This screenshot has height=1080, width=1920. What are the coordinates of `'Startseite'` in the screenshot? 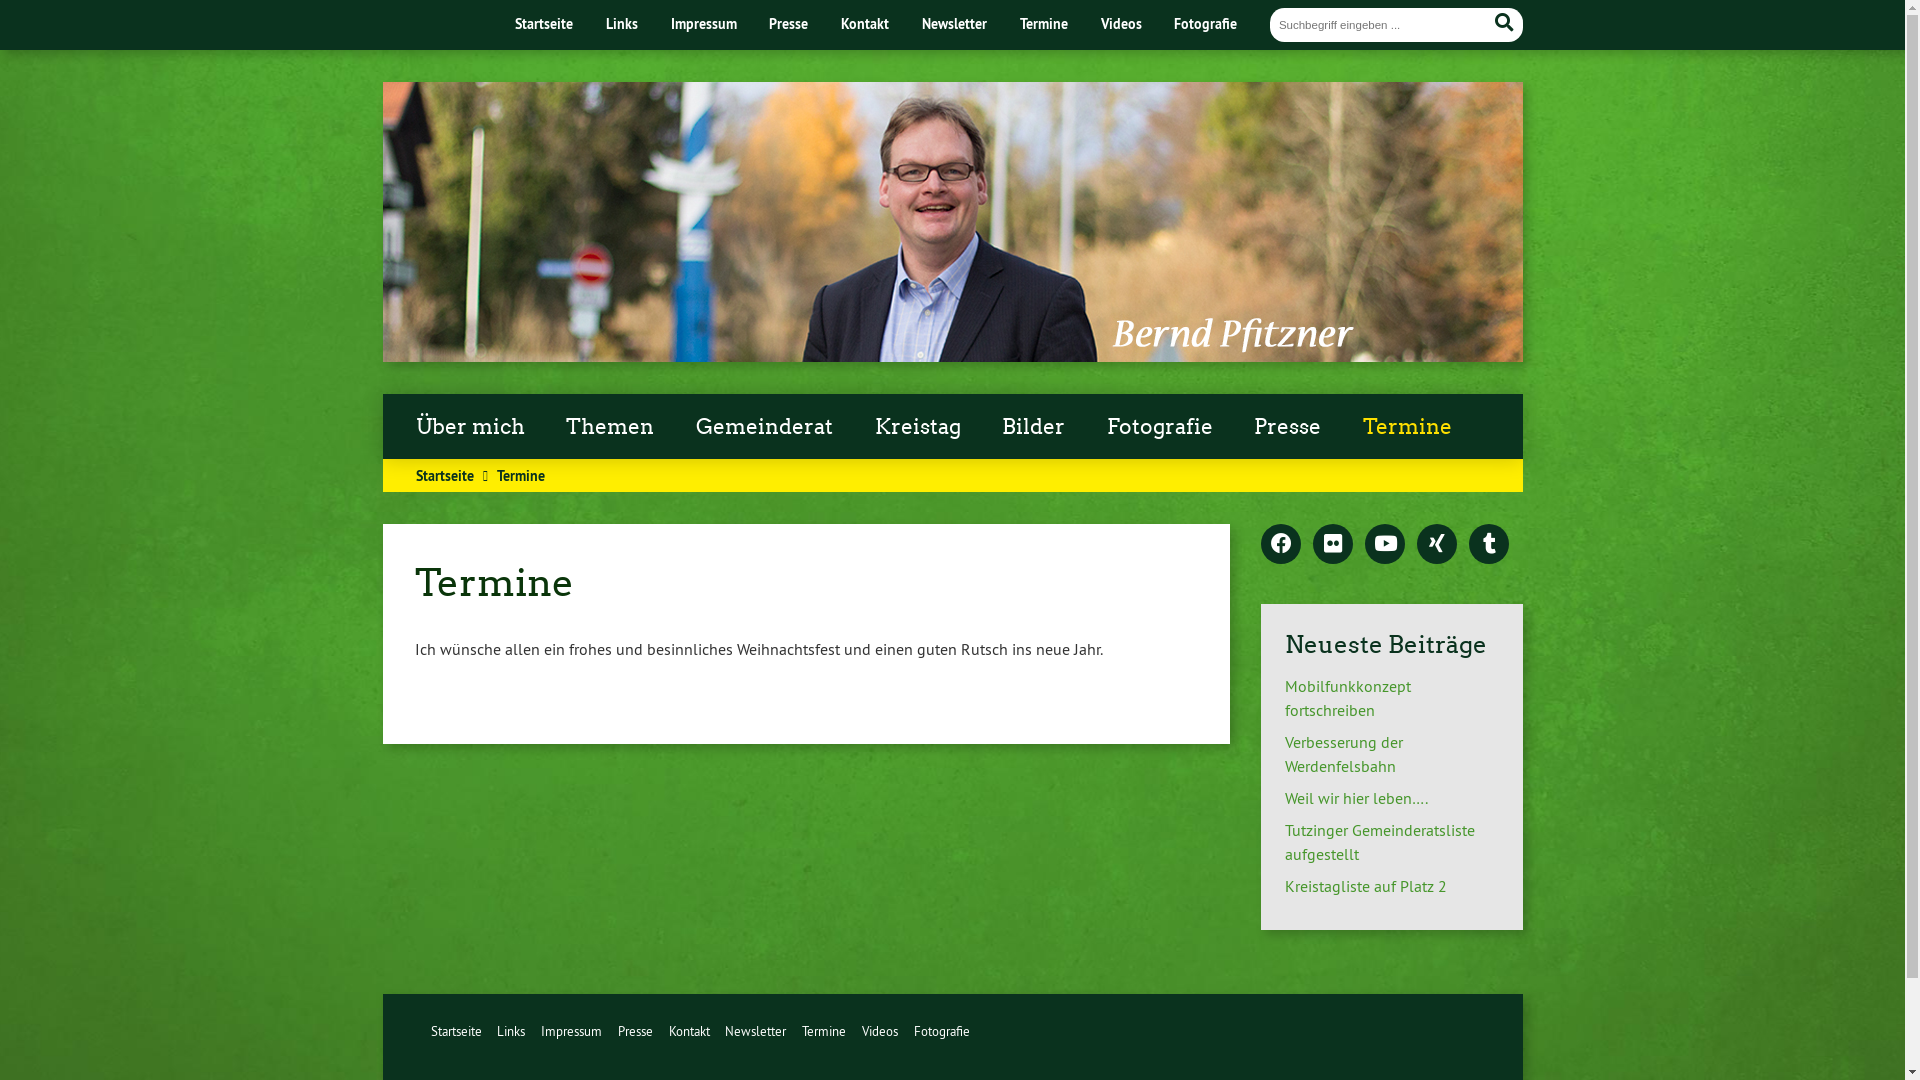 It's located at (454, 1030).